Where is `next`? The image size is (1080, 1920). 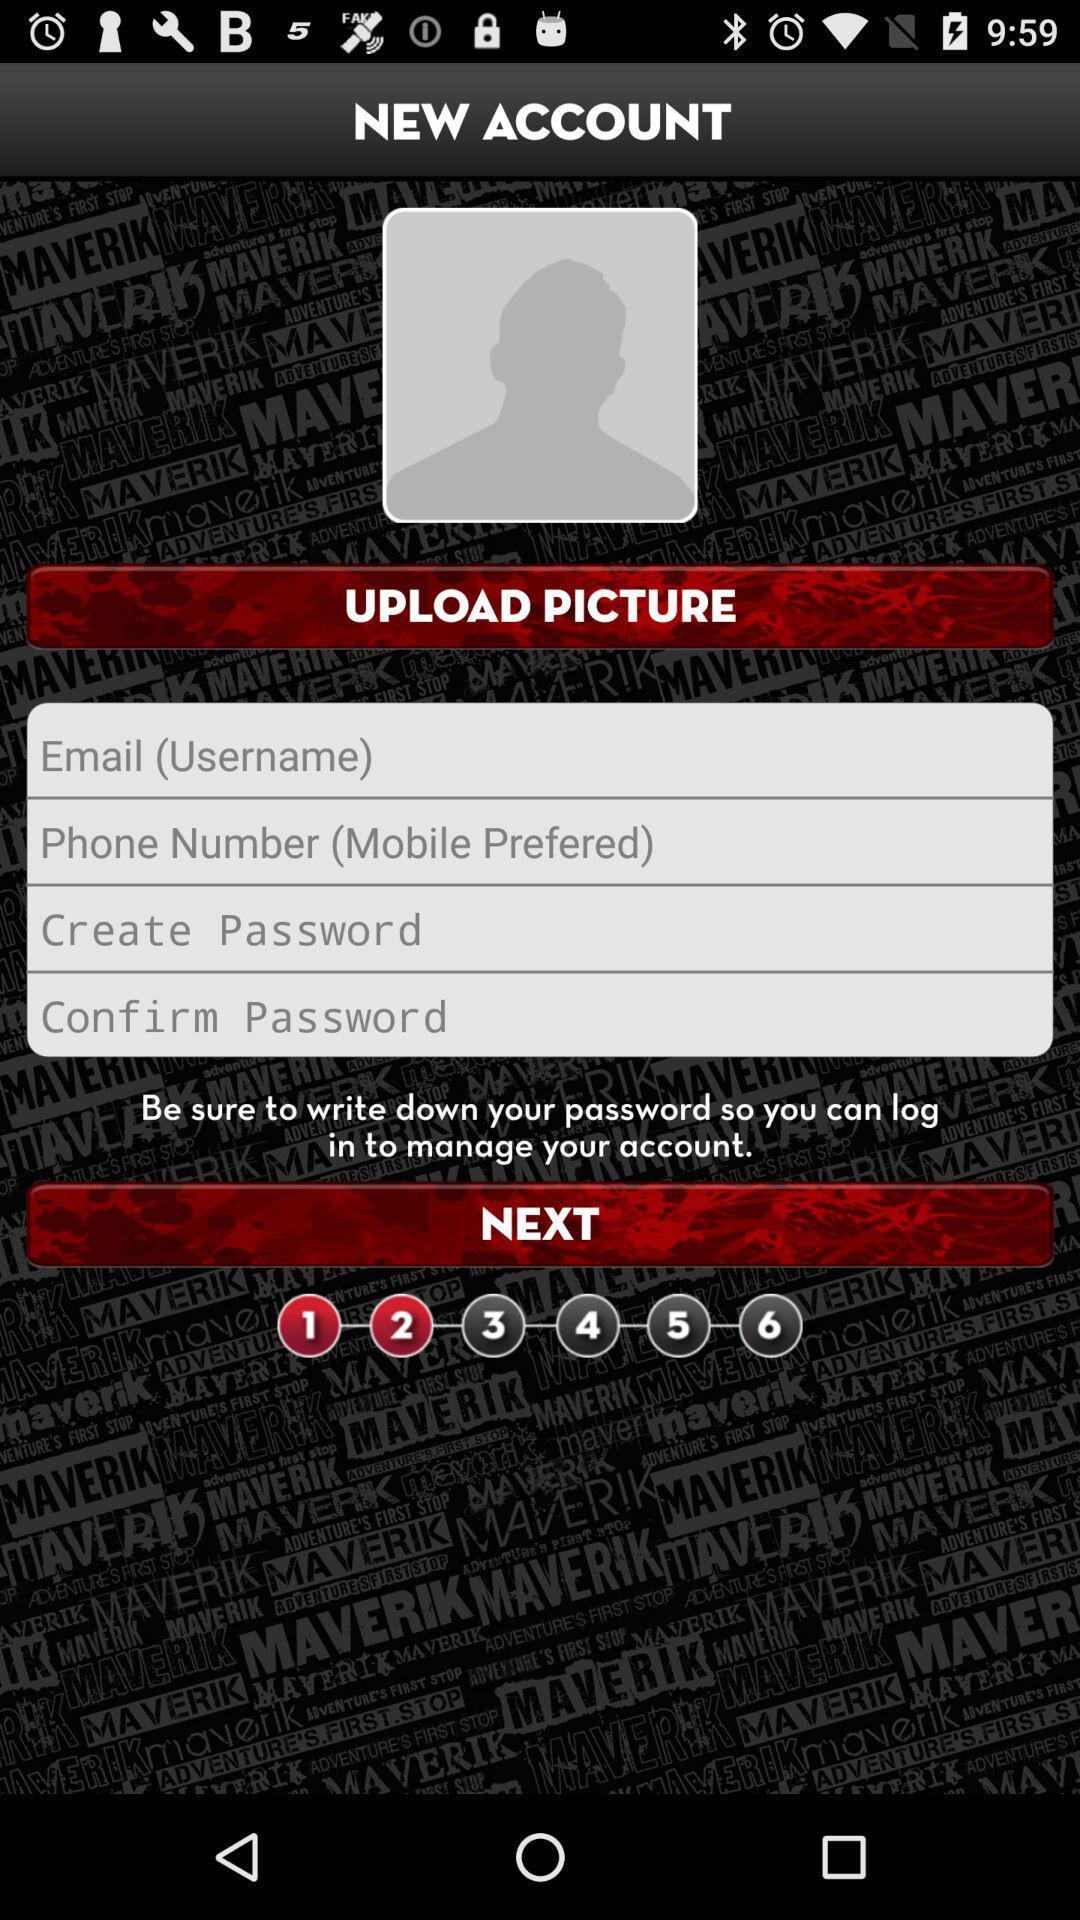
next is located at coordinates (540, 1223).